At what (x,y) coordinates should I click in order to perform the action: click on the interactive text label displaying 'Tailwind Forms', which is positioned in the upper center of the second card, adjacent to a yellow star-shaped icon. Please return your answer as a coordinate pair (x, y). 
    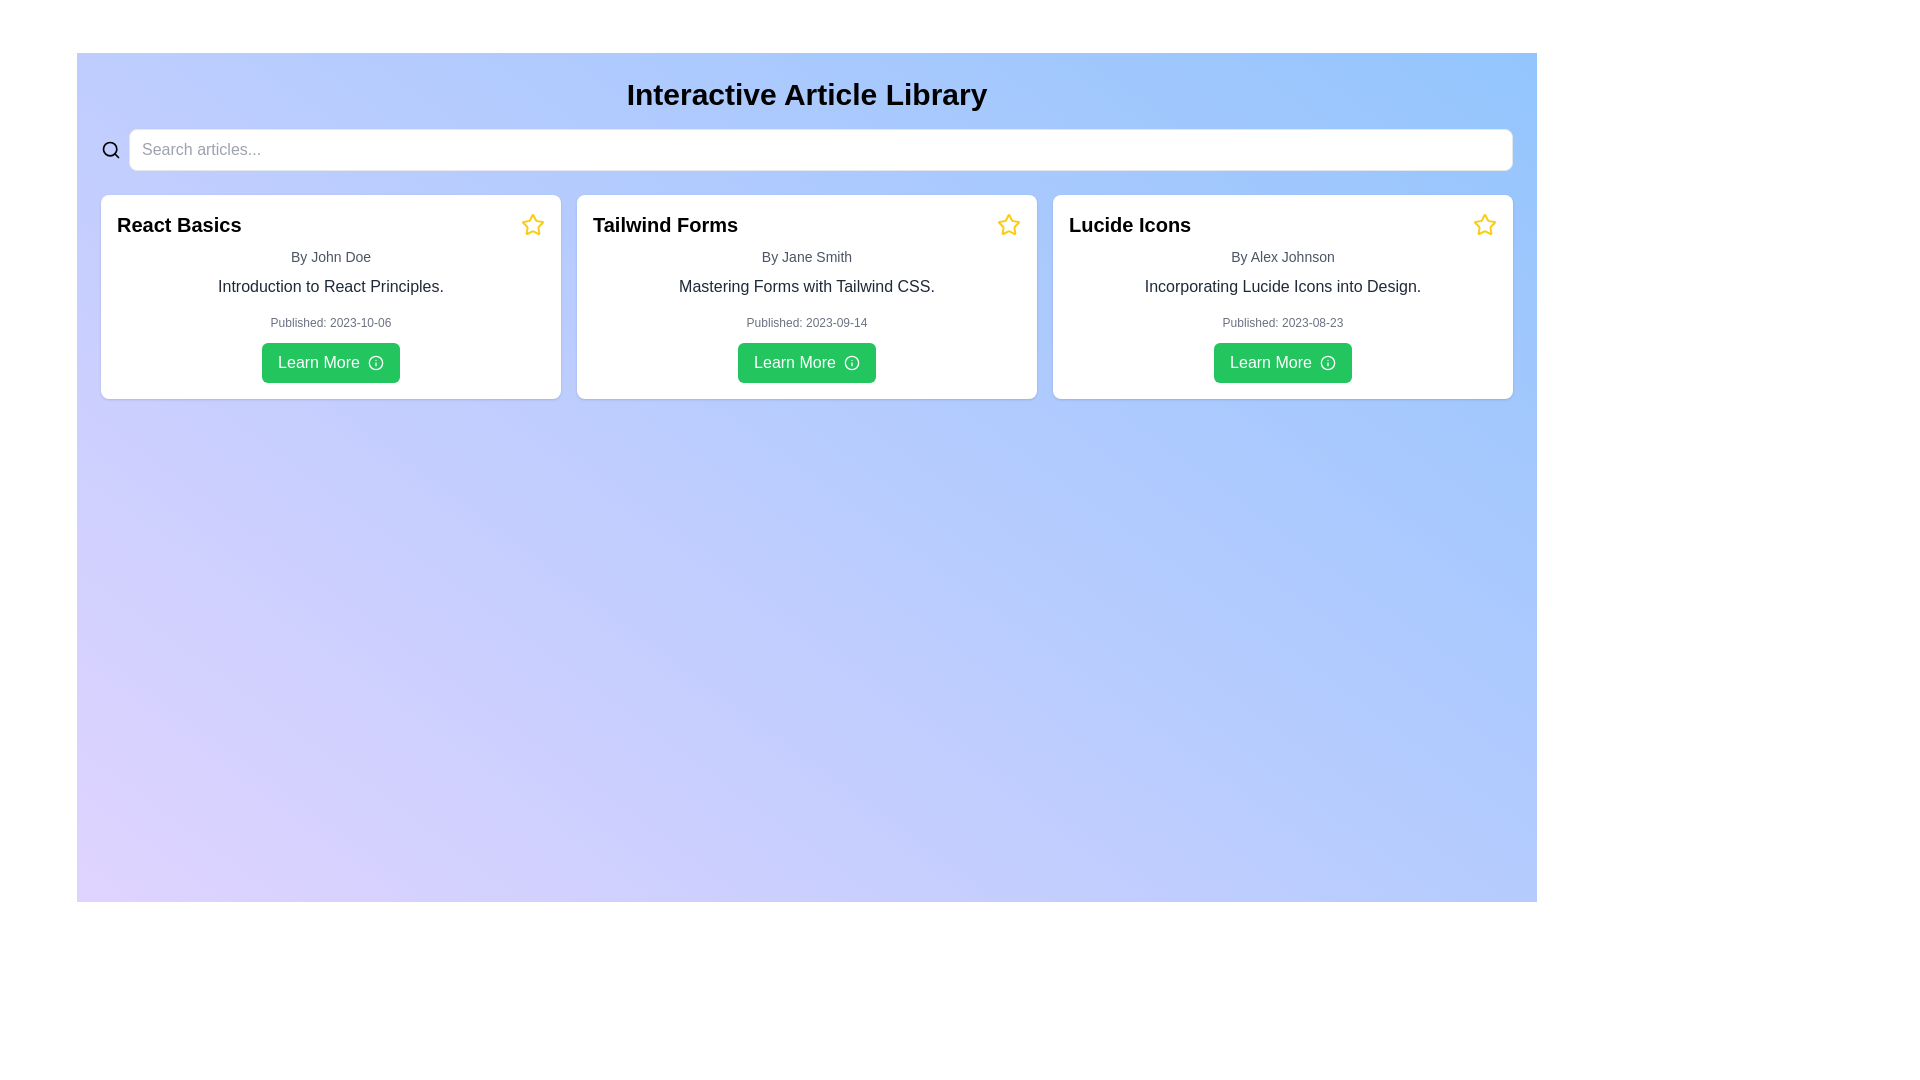
    Looking at the image, I should click on (665, 224).